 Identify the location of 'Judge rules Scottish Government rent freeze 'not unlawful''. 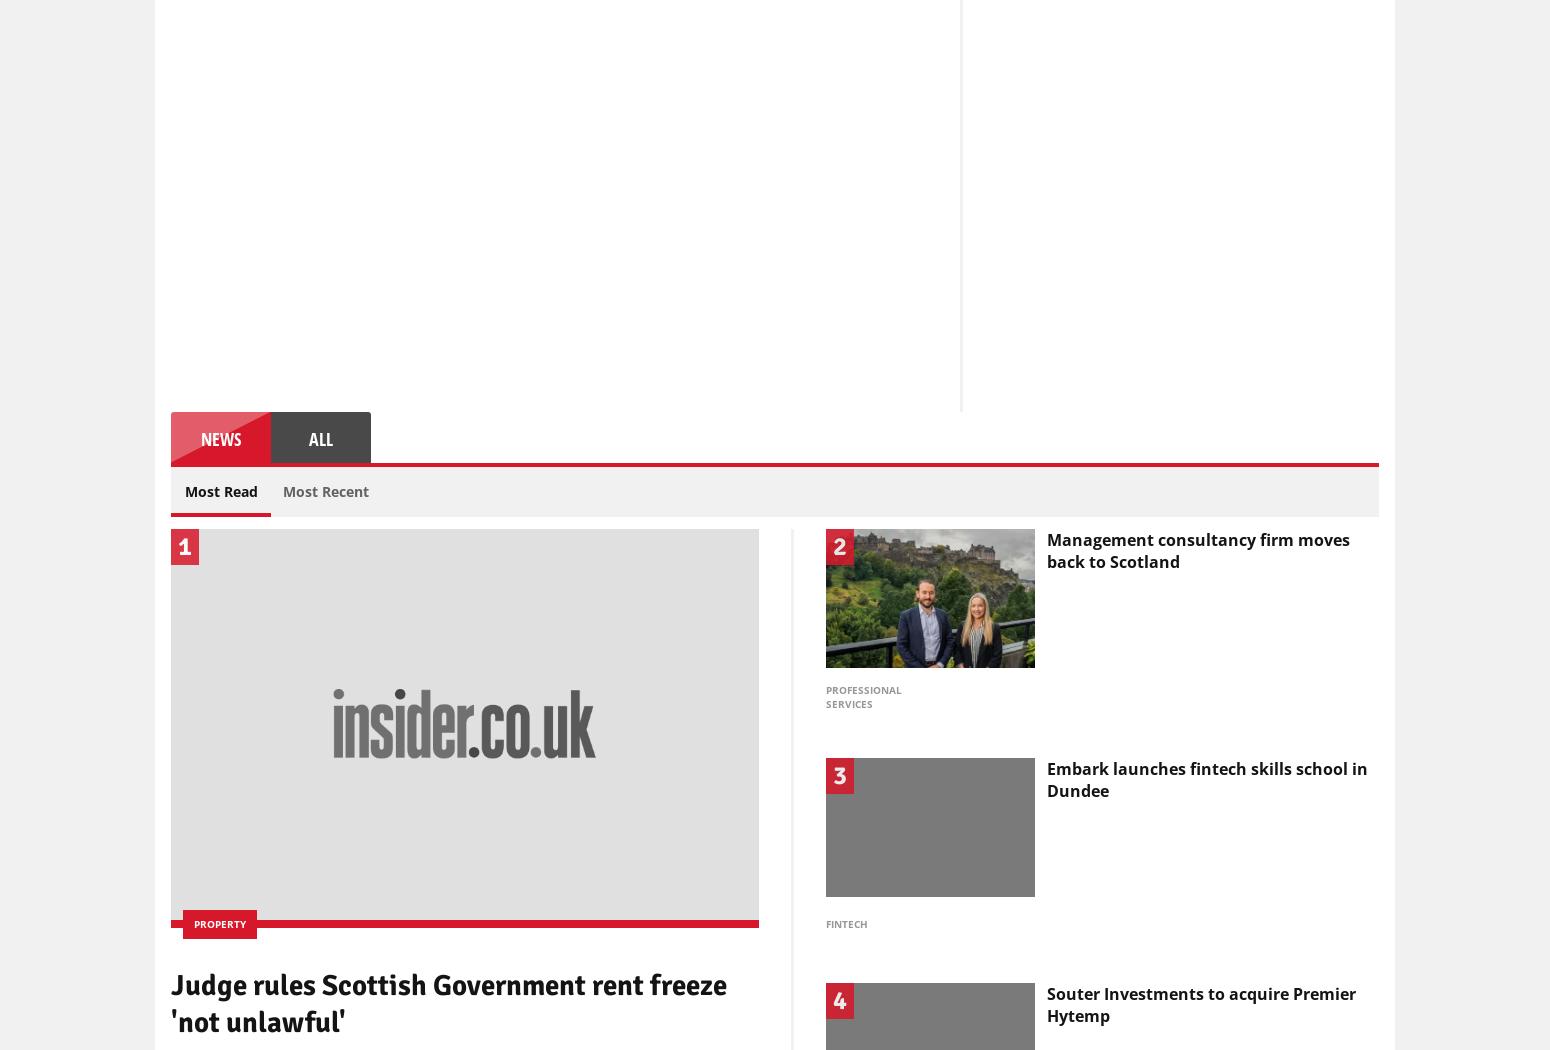
(449, 1003).